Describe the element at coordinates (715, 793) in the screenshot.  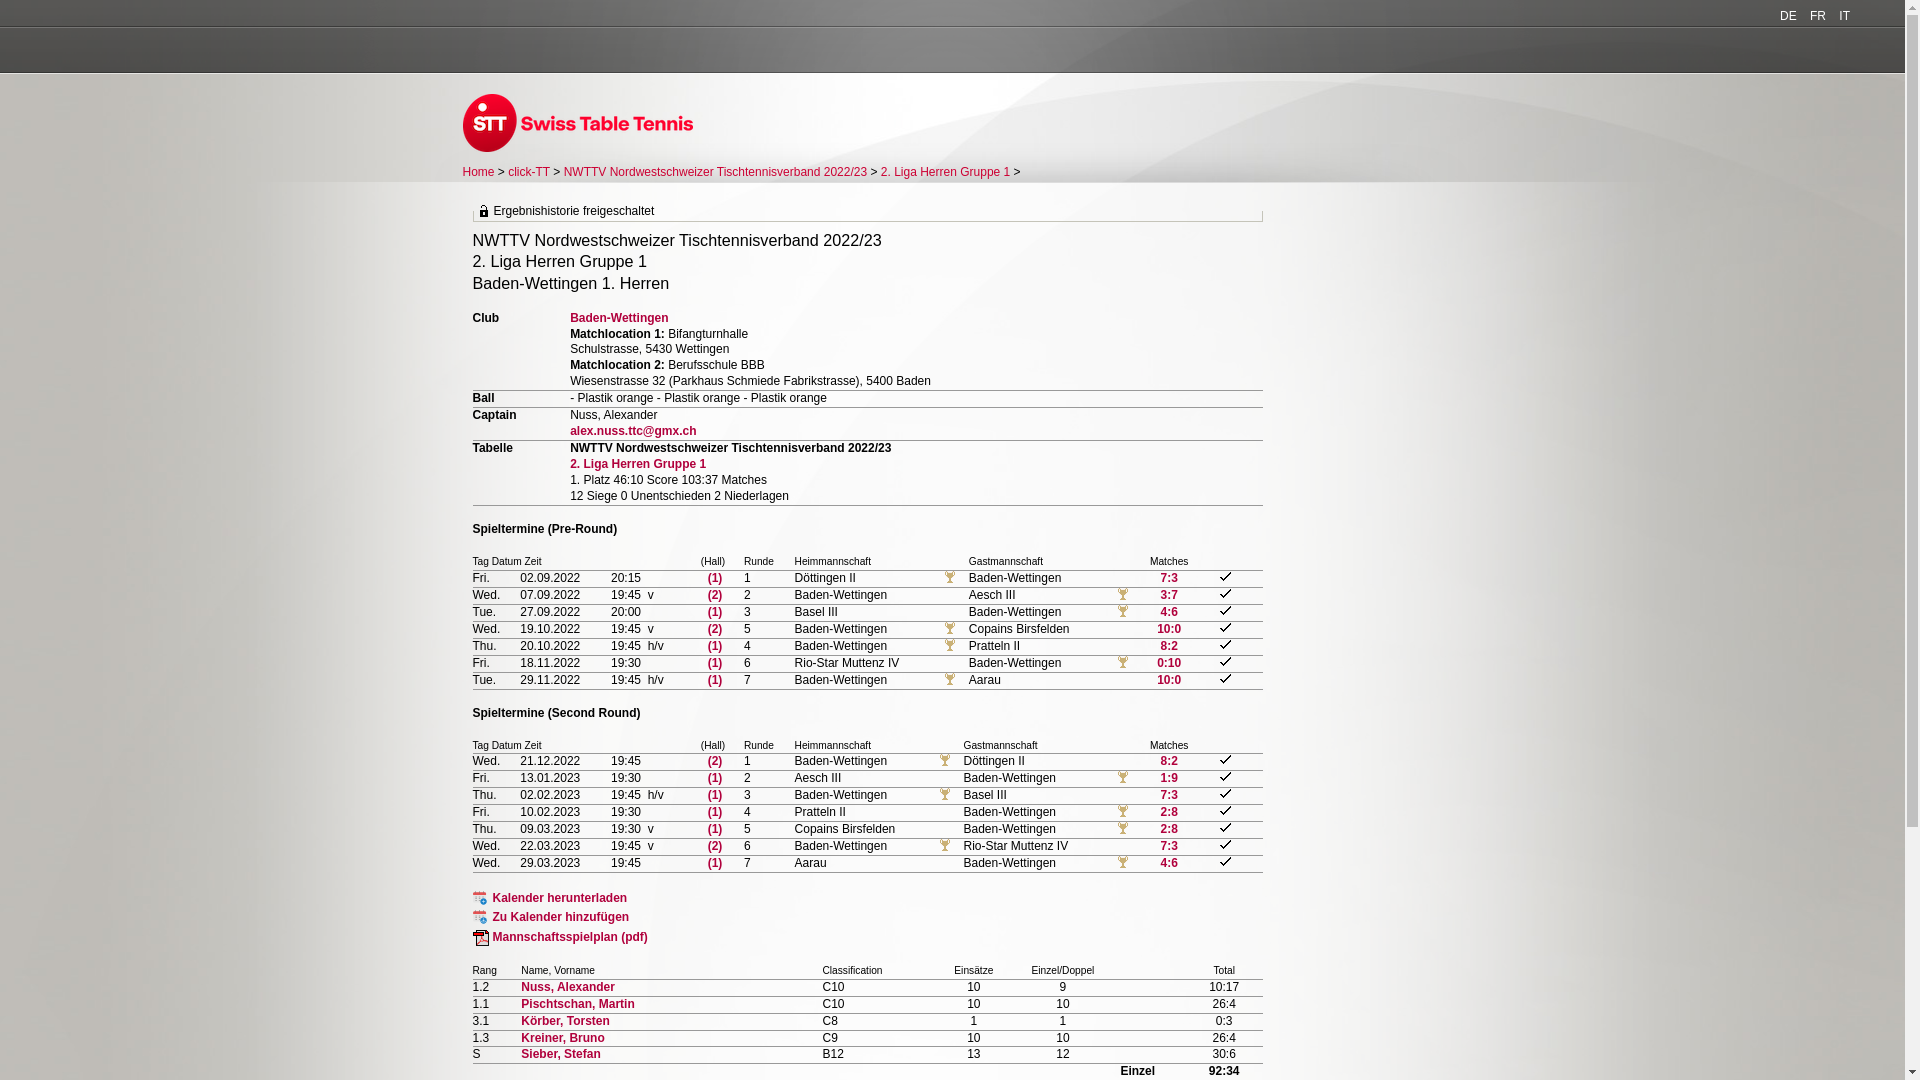
I see `'(1)'` at that location.